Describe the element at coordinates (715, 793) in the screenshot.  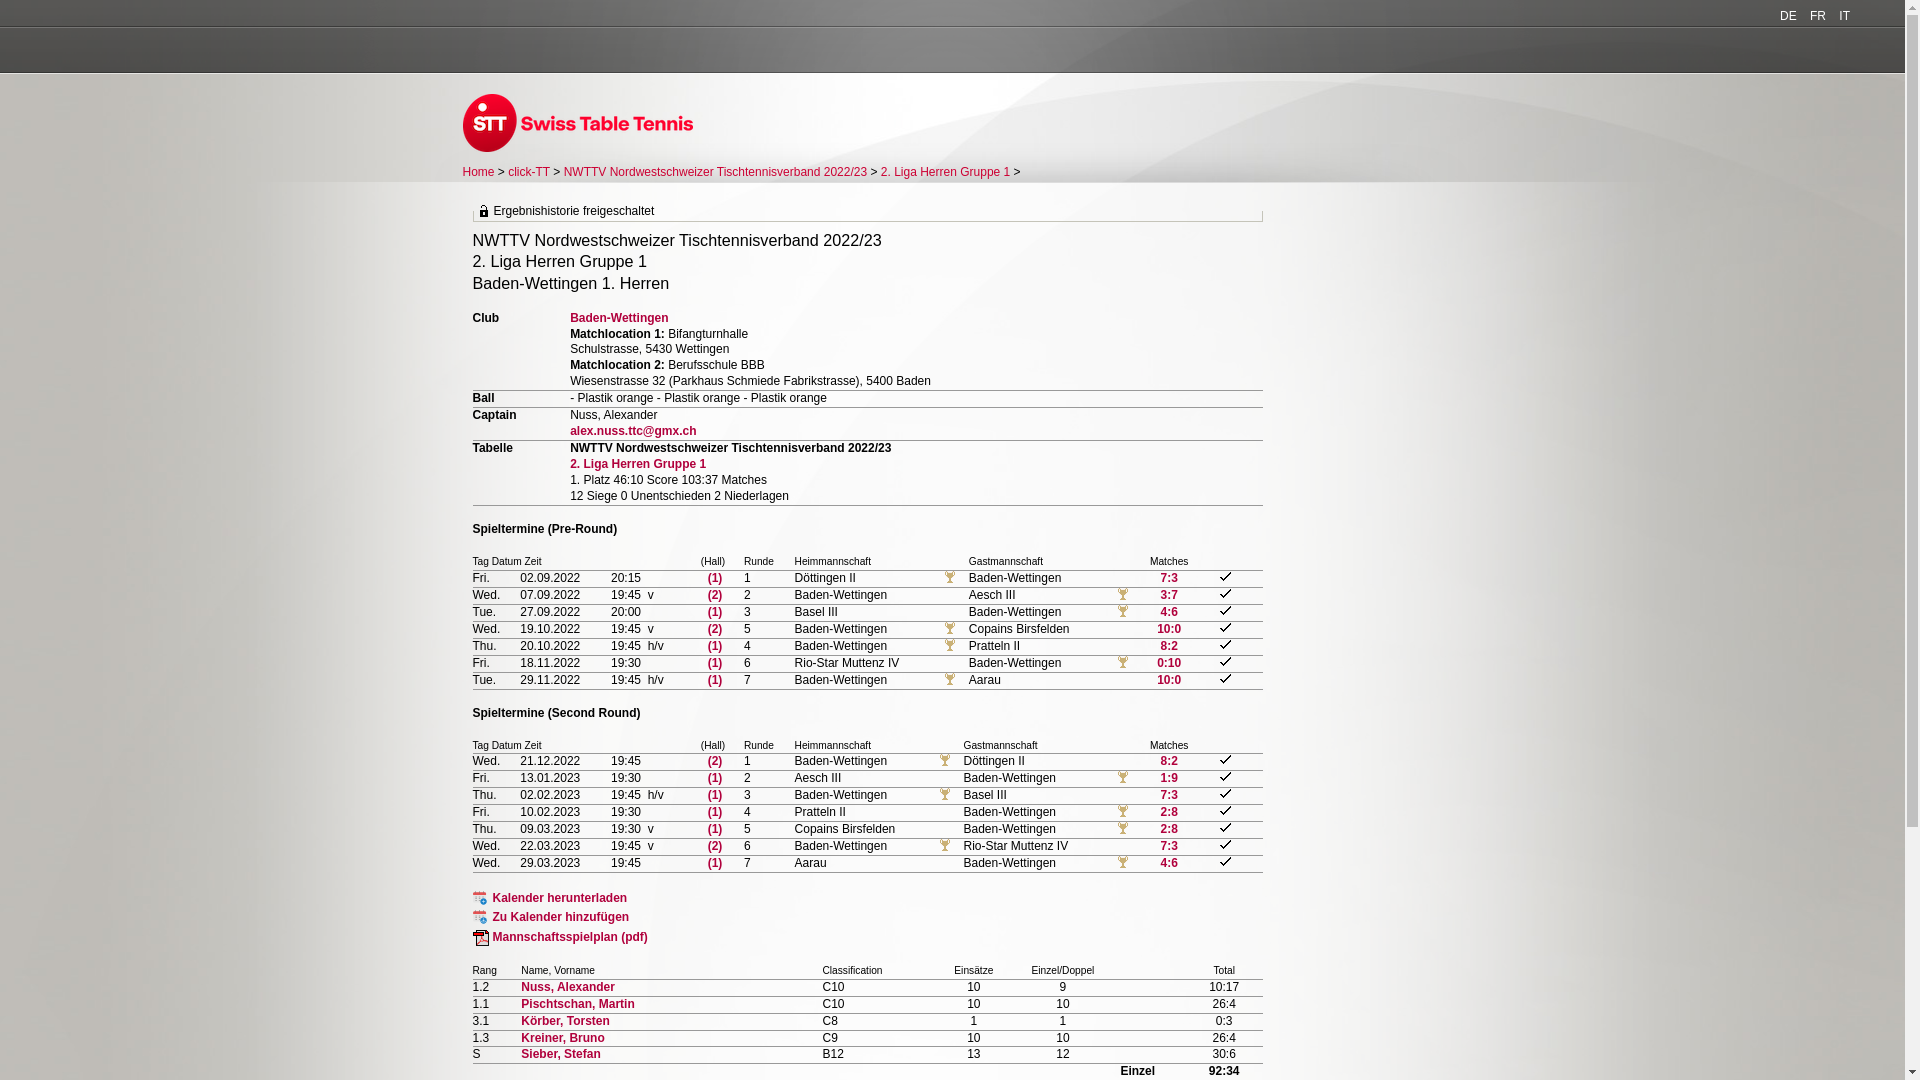
I see `'(1)'` at that location.